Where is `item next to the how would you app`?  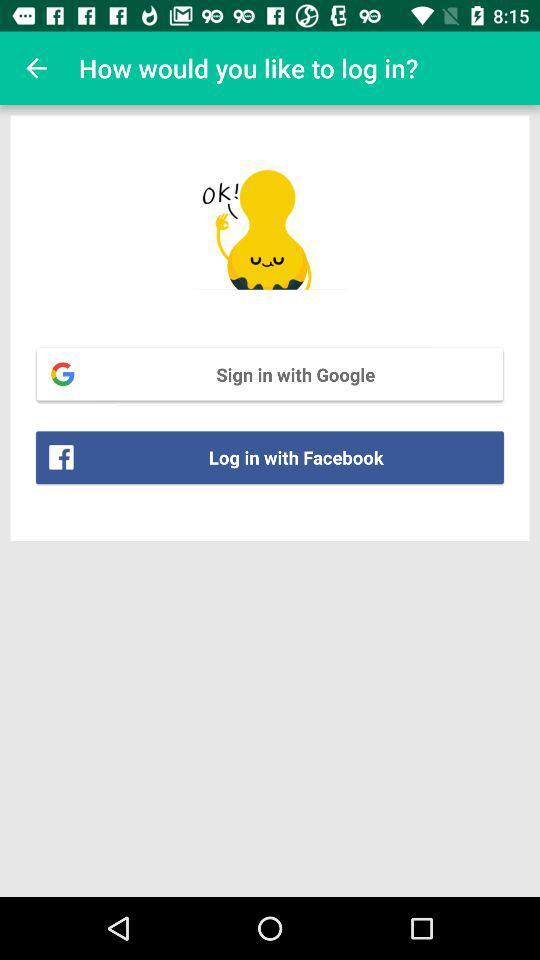
item next to the how would you app is located at coordinates (36, 68).